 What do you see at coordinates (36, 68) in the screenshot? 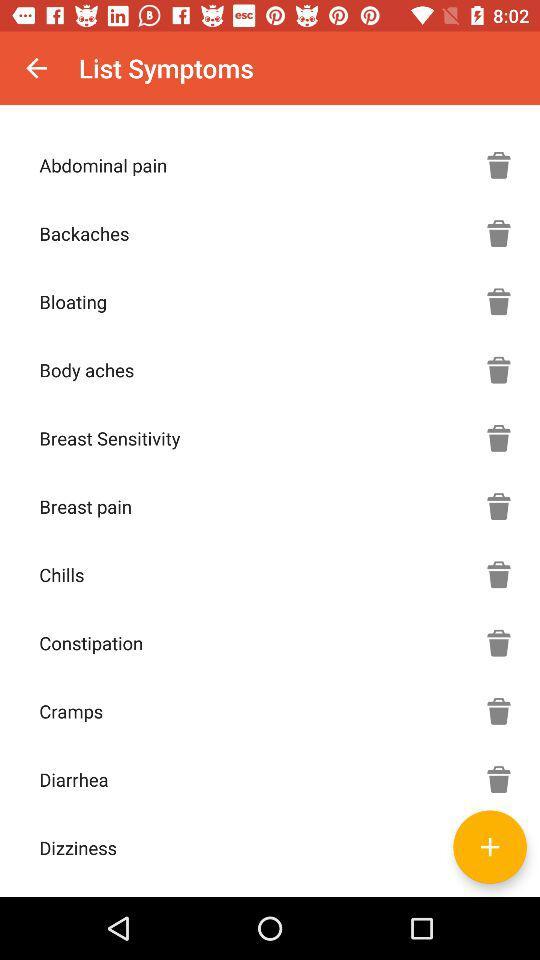
I see `the item above the abdominal pain item` at bounding box center [36, 68].